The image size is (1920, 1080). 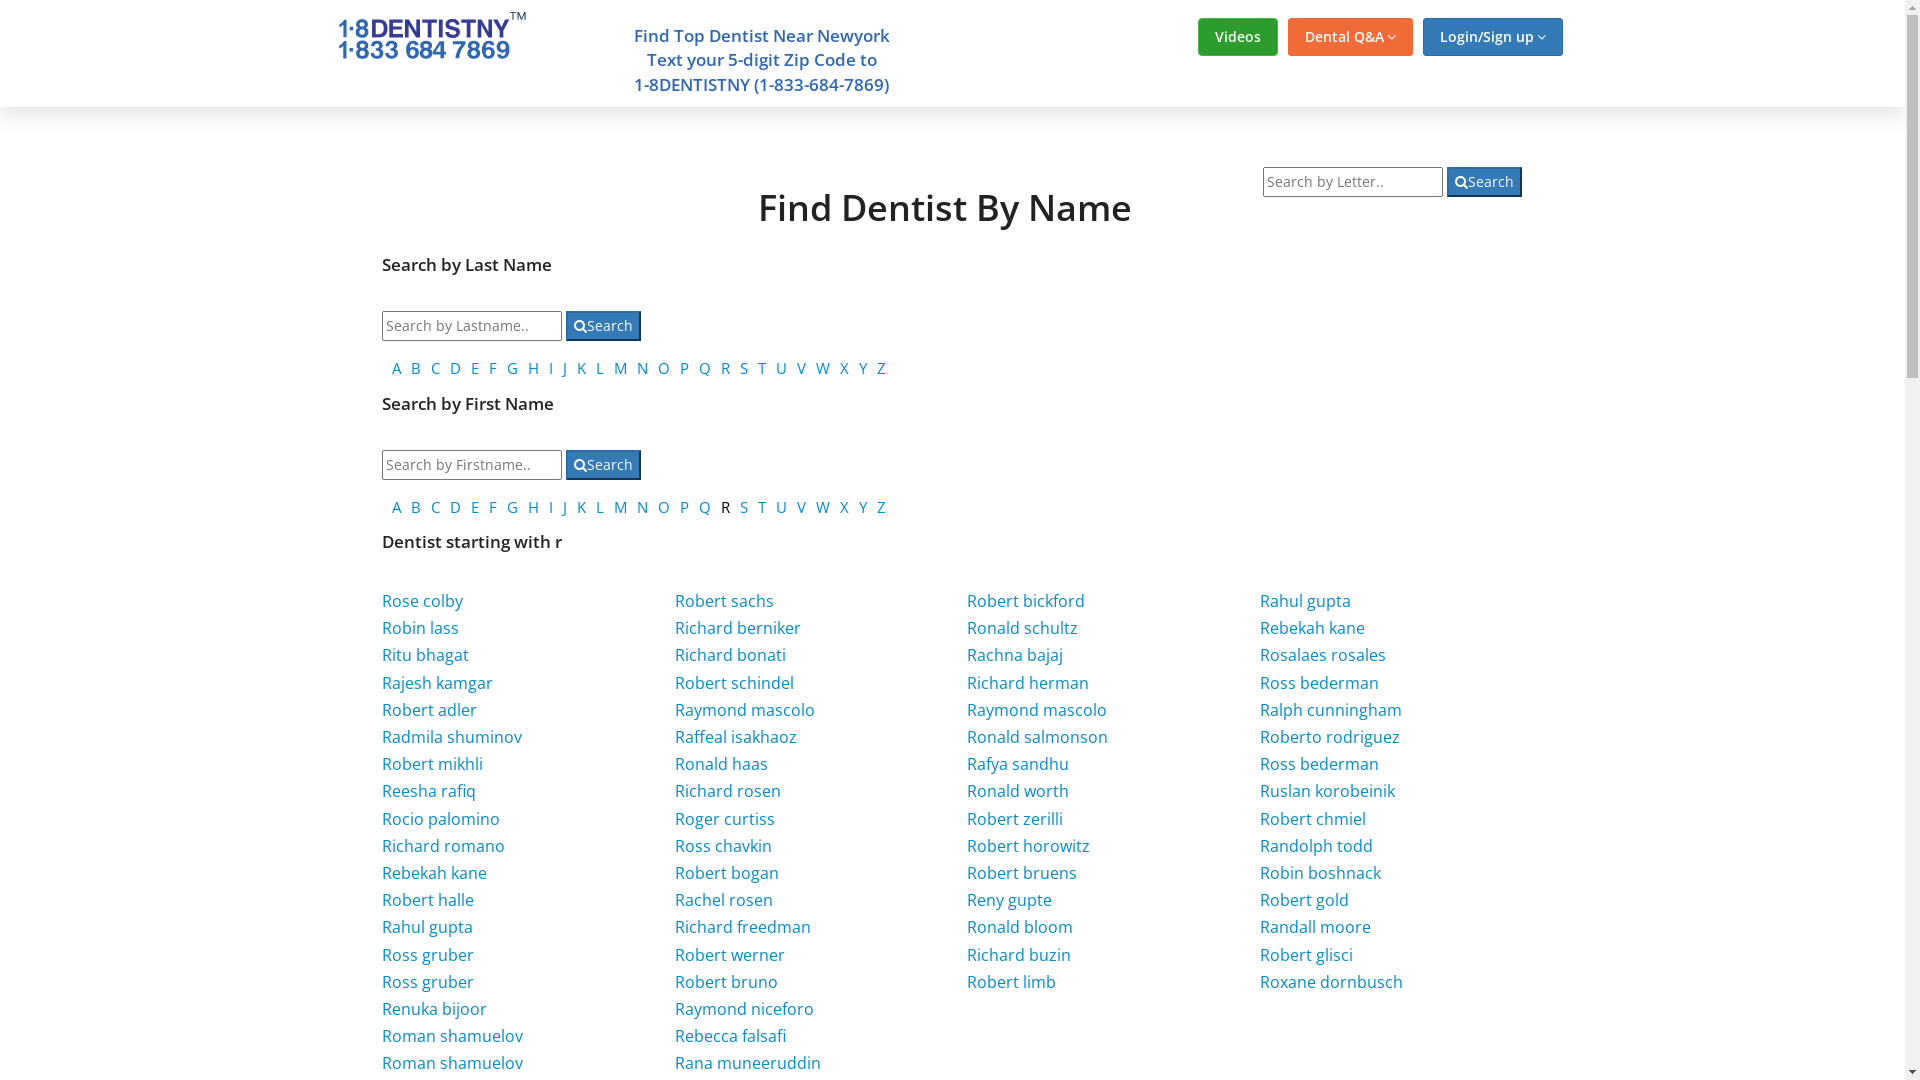 What do you see at coordinates (454, 505) in the screenshot?
I see `'D'` at bounding box center [454, 505].